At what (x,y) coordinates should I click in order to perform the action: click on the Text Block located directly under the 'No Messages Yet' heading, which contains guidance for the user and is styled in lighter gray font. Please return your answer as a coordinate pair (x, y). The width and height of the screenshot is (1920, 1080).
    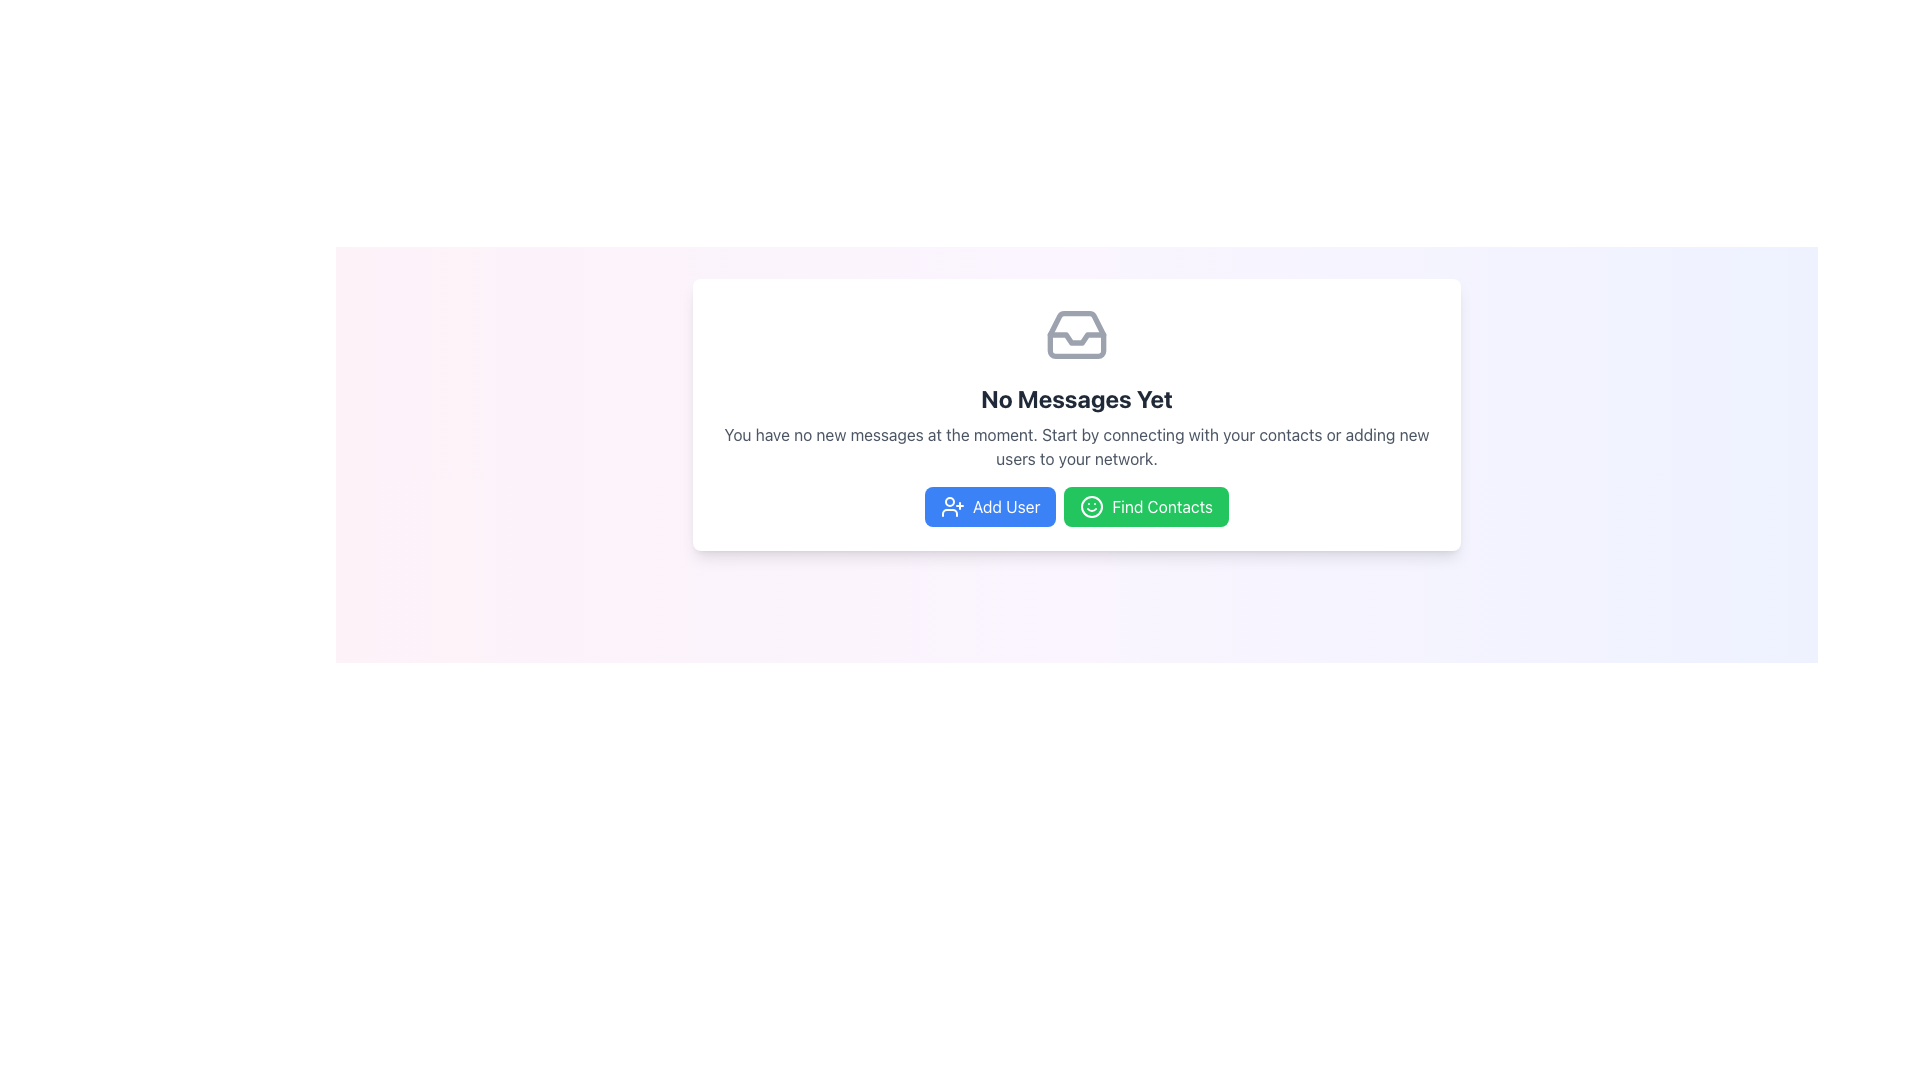
    Looking at the image, I should click on (1075, 446).